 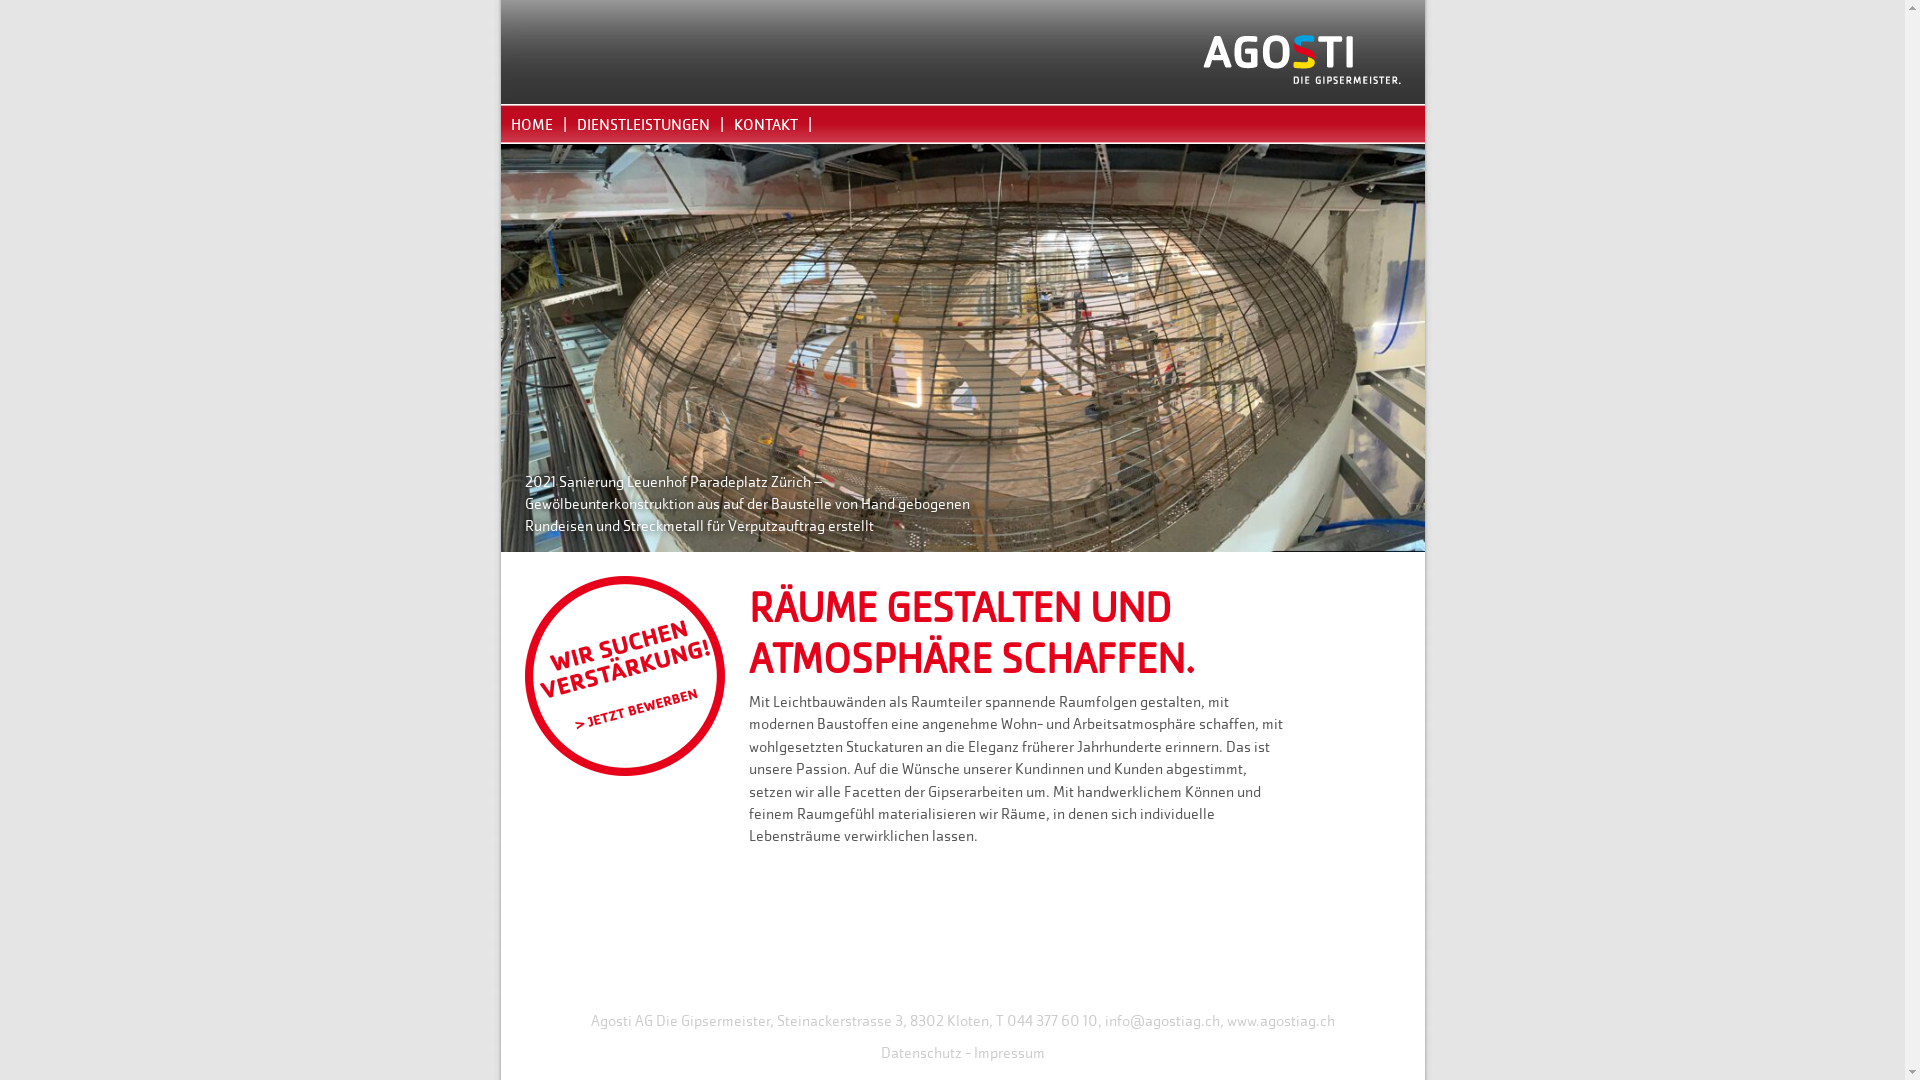 What do you see at coordinates (644, 123) in the screenshot?
I see `'DIENSTLEISTUNGEN'` at bounding box center [644, 123].